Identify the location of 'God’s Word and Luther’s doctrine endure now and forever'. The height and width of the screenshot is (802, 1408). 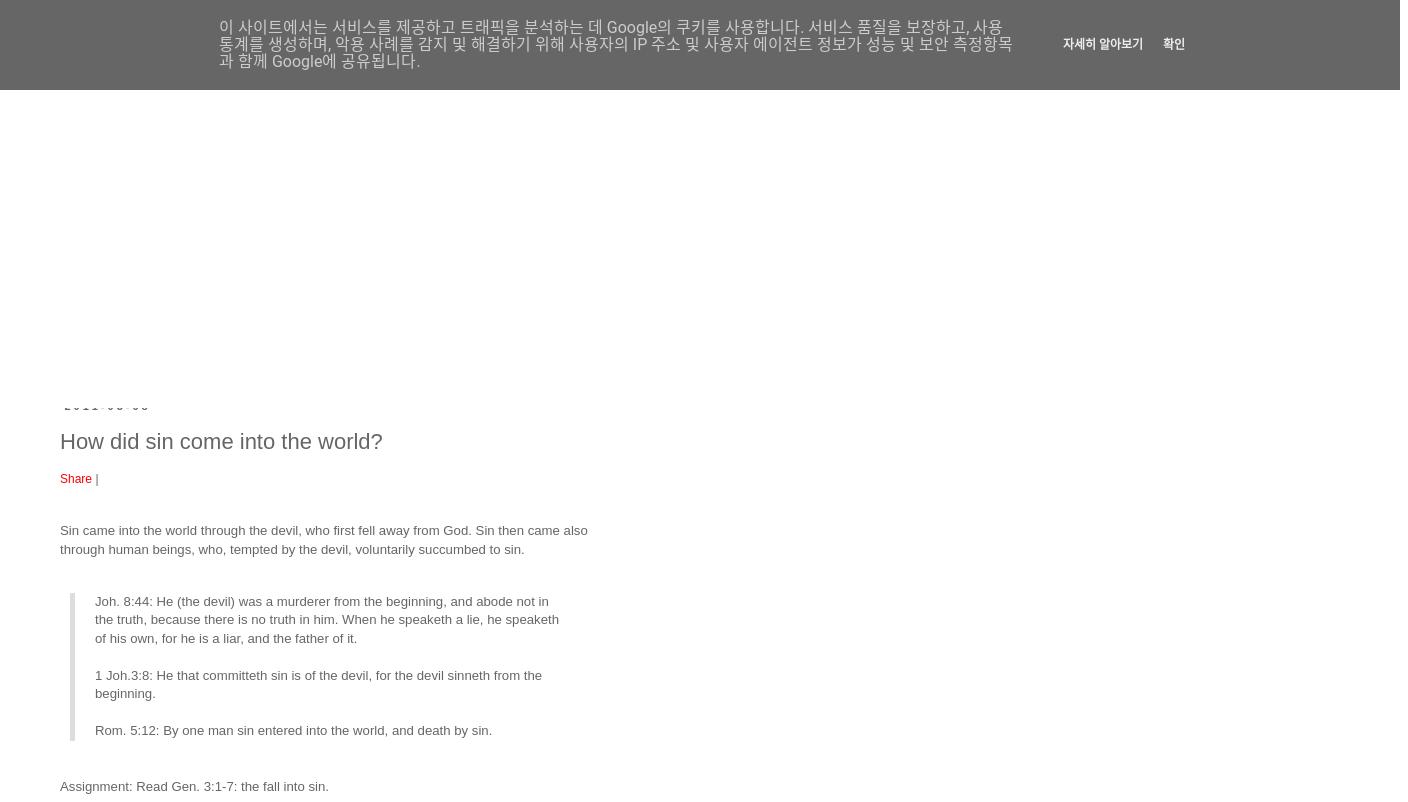
(279, 243).